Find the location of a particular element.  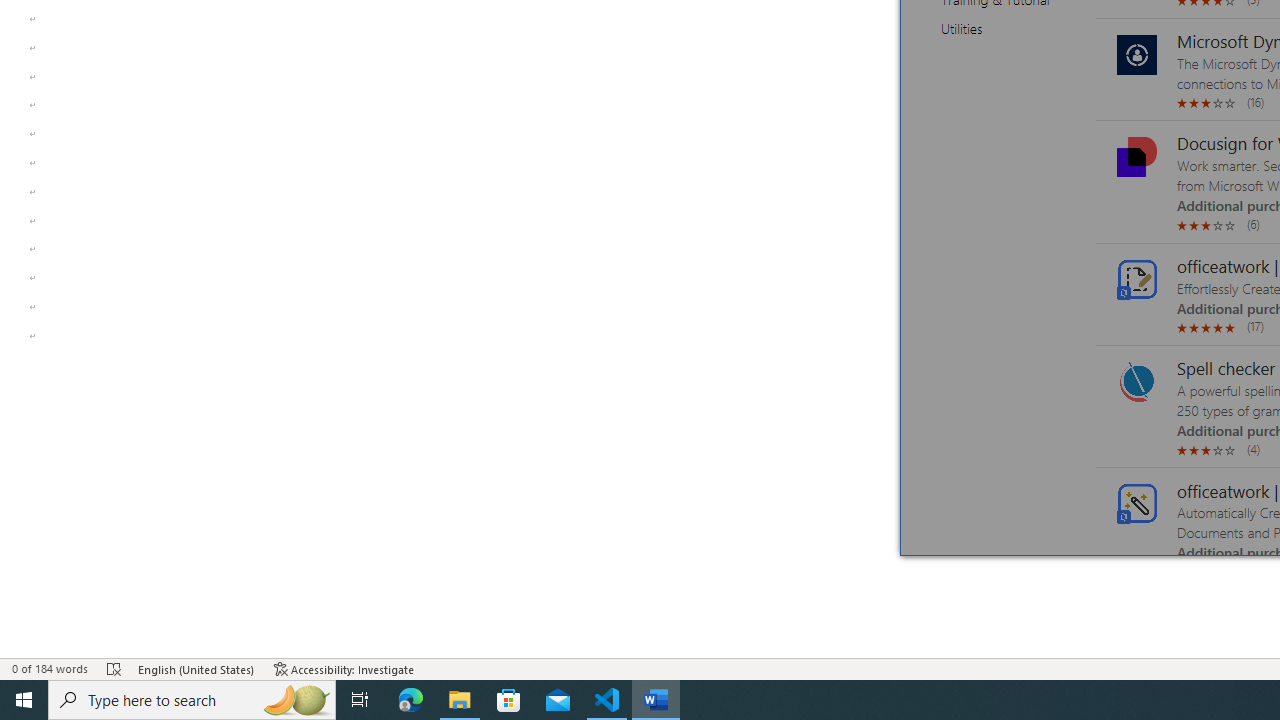

'Word Count 0 of 184 words' is located at coordinates (49, 669).